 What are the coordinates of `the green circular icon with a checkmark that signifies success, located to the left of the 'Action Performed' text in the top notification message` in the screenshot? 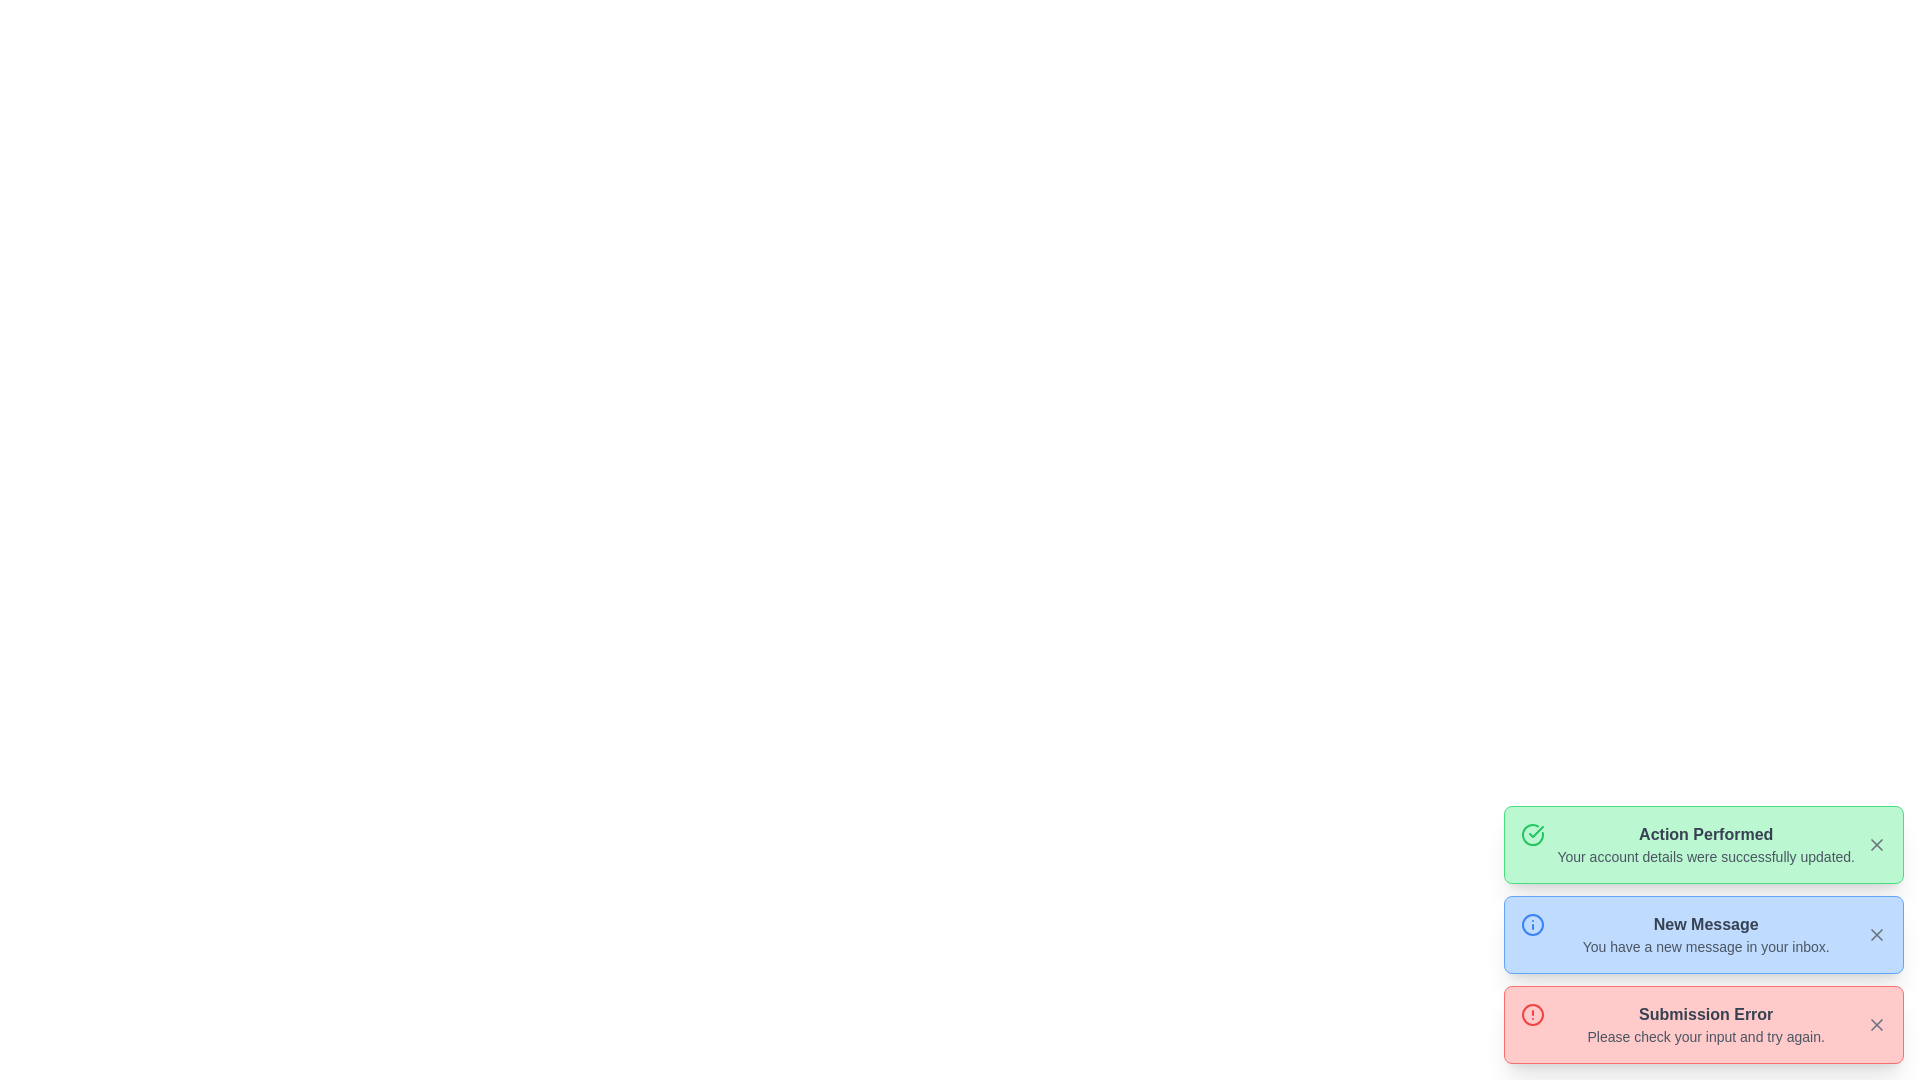 It's located at (1532, 844).